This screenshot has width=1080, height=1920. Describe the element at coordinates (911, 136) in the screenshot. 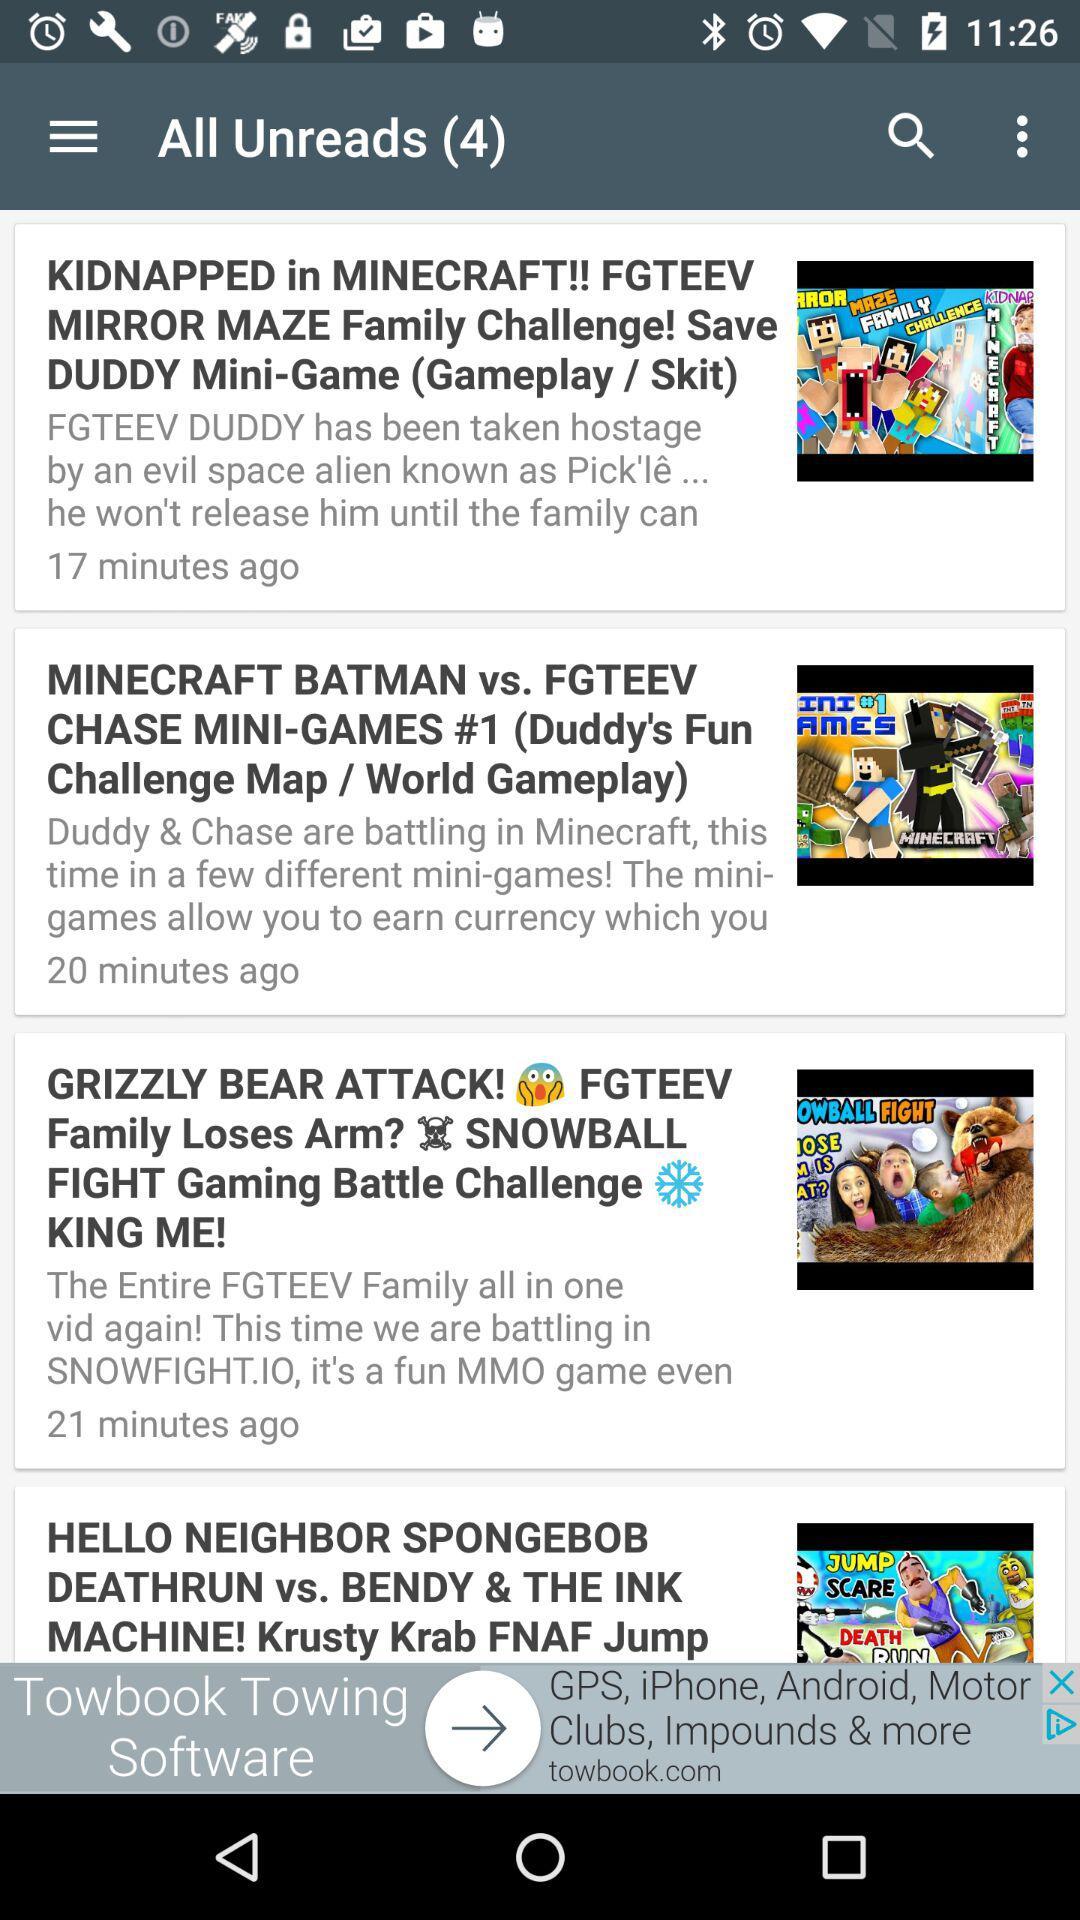

I see `the search icon` at that location.